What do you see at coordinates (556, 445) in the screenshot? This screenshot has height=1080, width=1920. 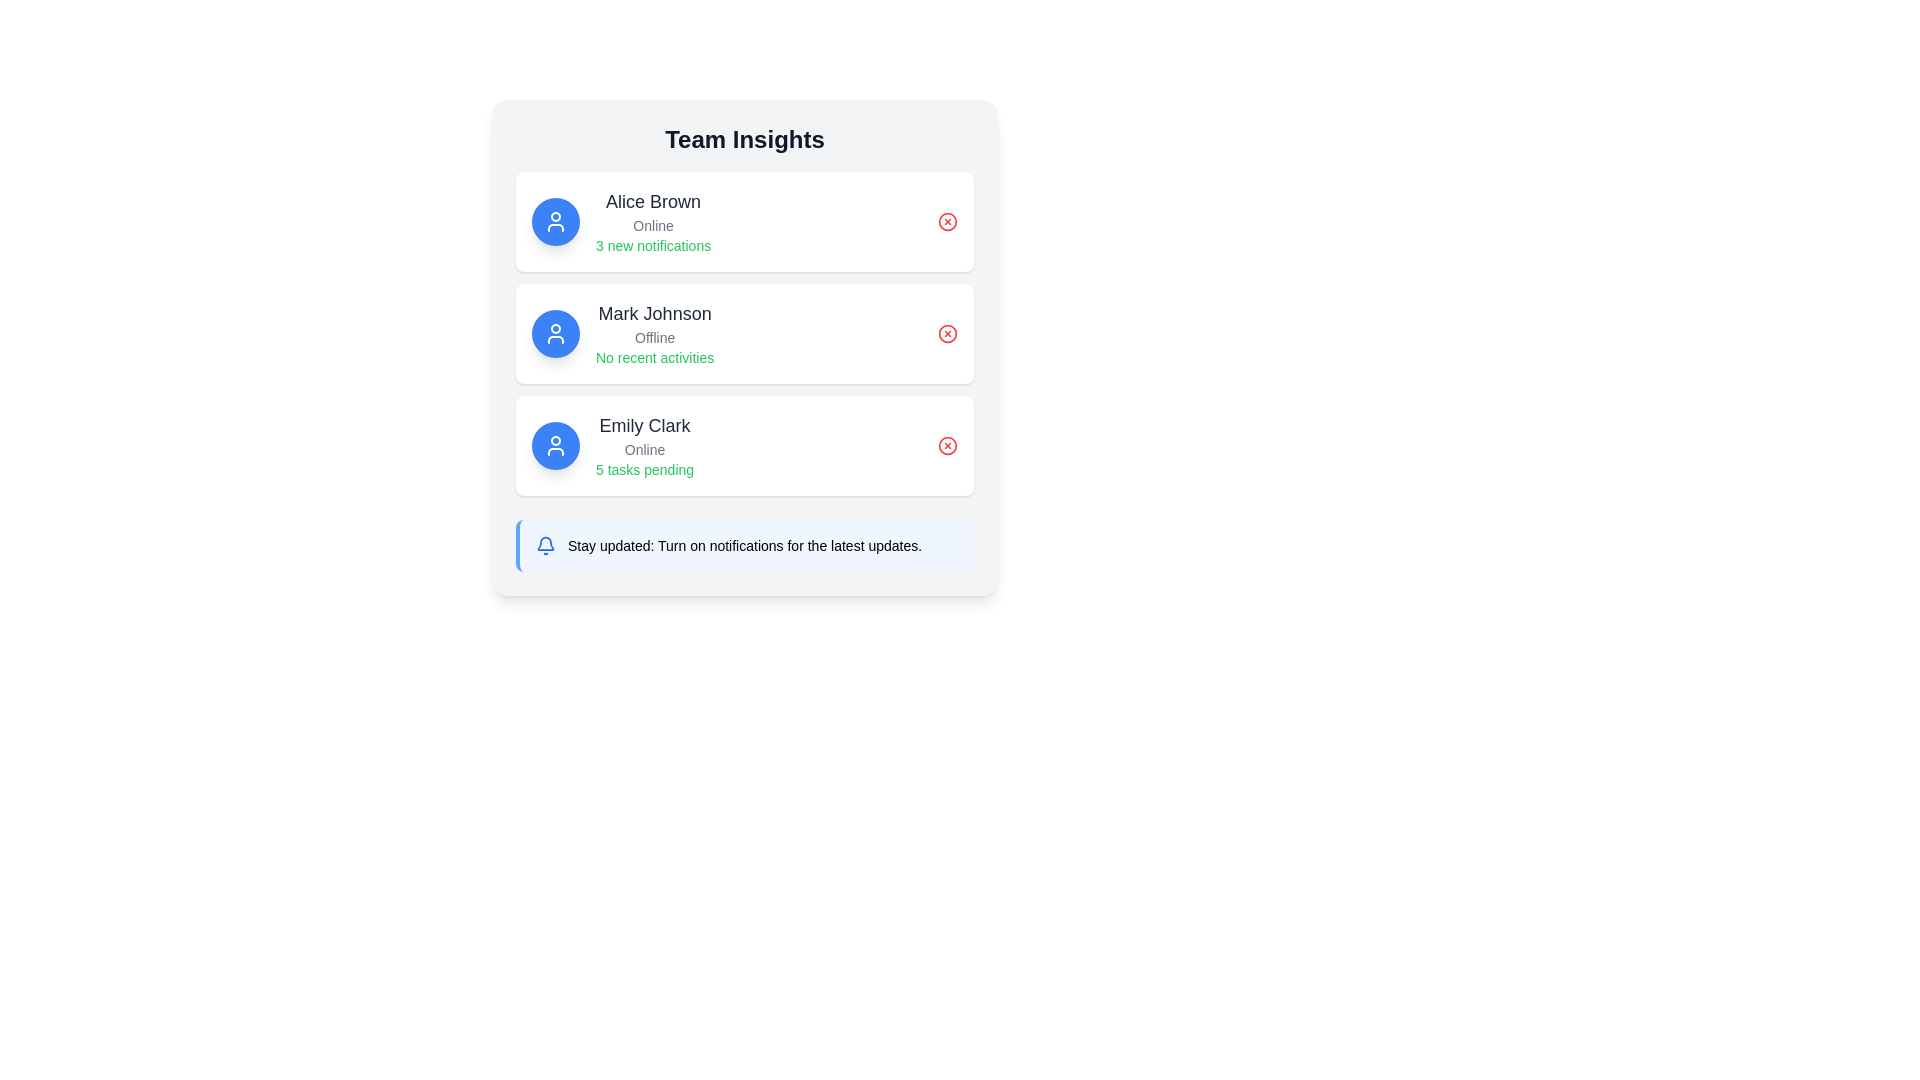 I see `the icon placeholder representing user 'Emily Clark', located on the left side of the row in the third group under 'Team Insights'` at bounding box center [556, 445].